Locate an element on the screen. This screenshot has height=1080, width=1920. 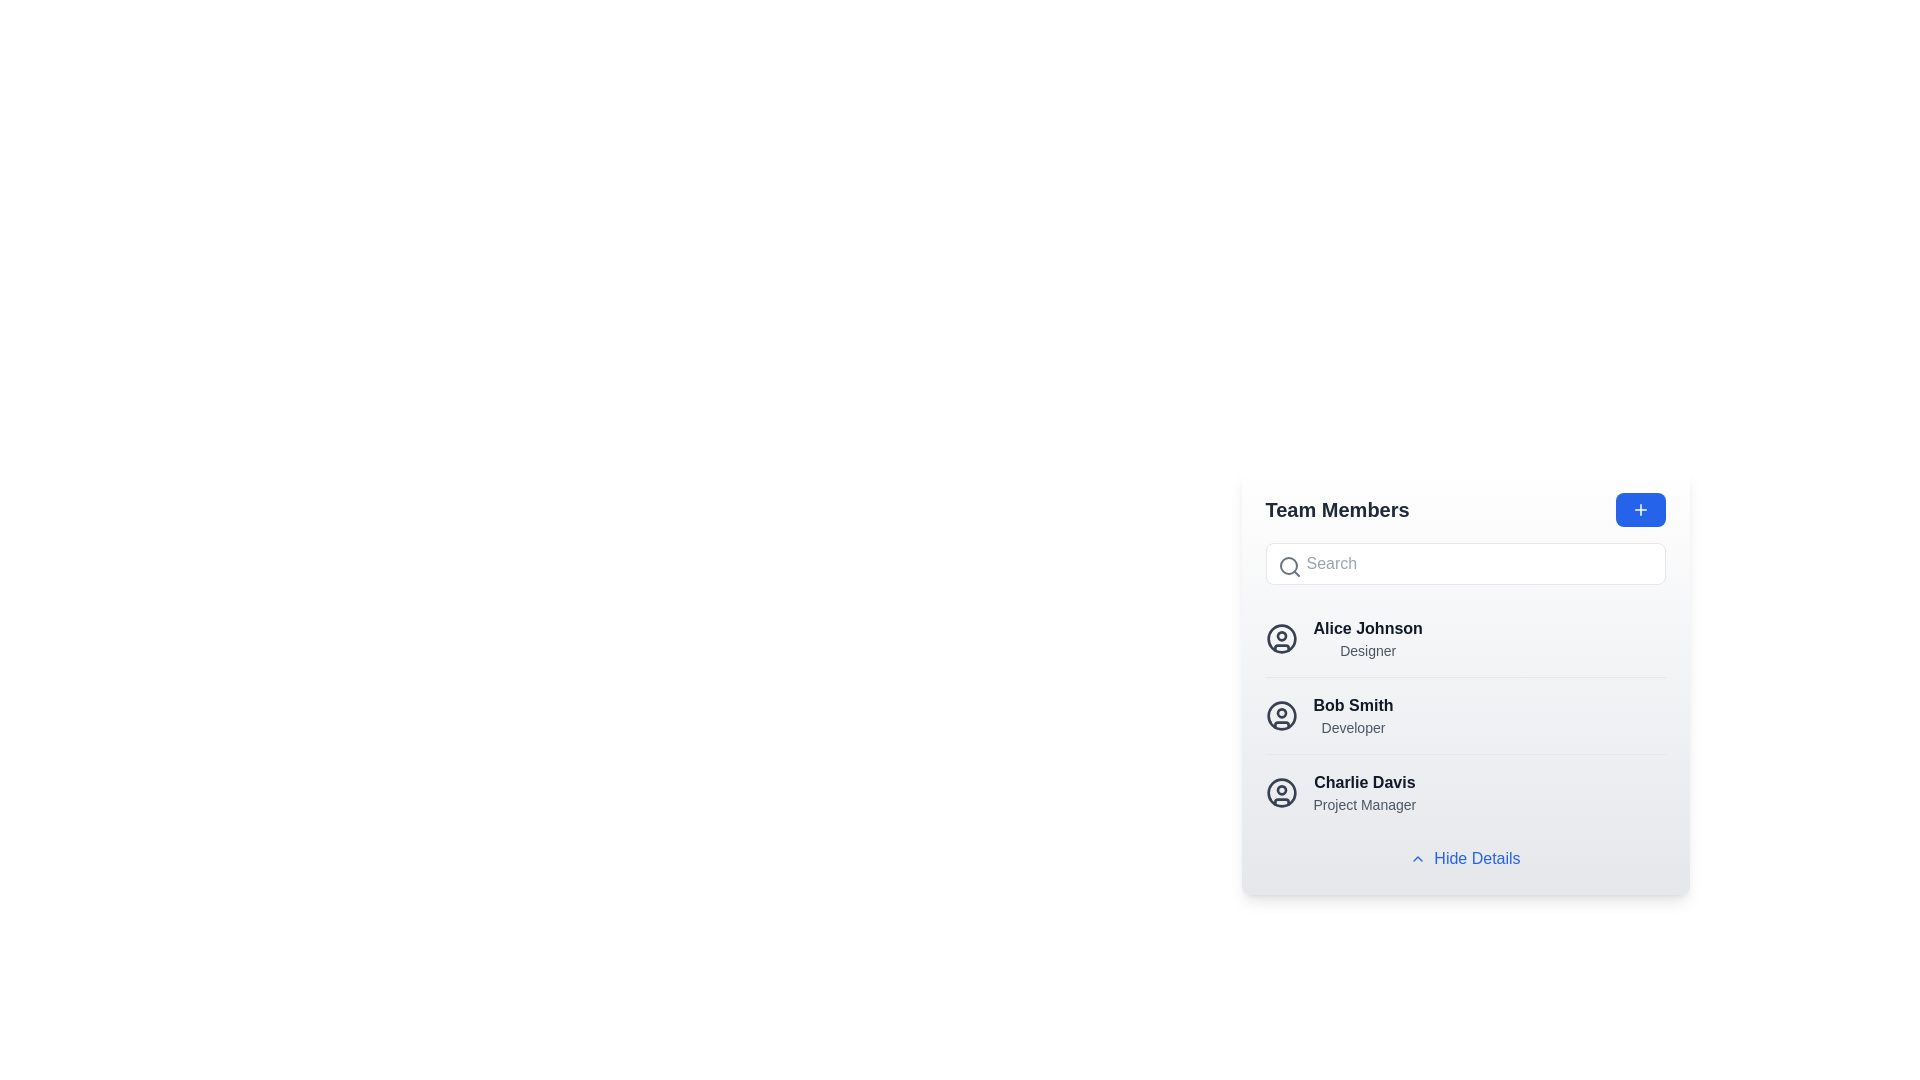
the text label for the first team member in the list, which identifies them as 'Designer', located at the top of the team member panel is located at coordinates (1367, 627).